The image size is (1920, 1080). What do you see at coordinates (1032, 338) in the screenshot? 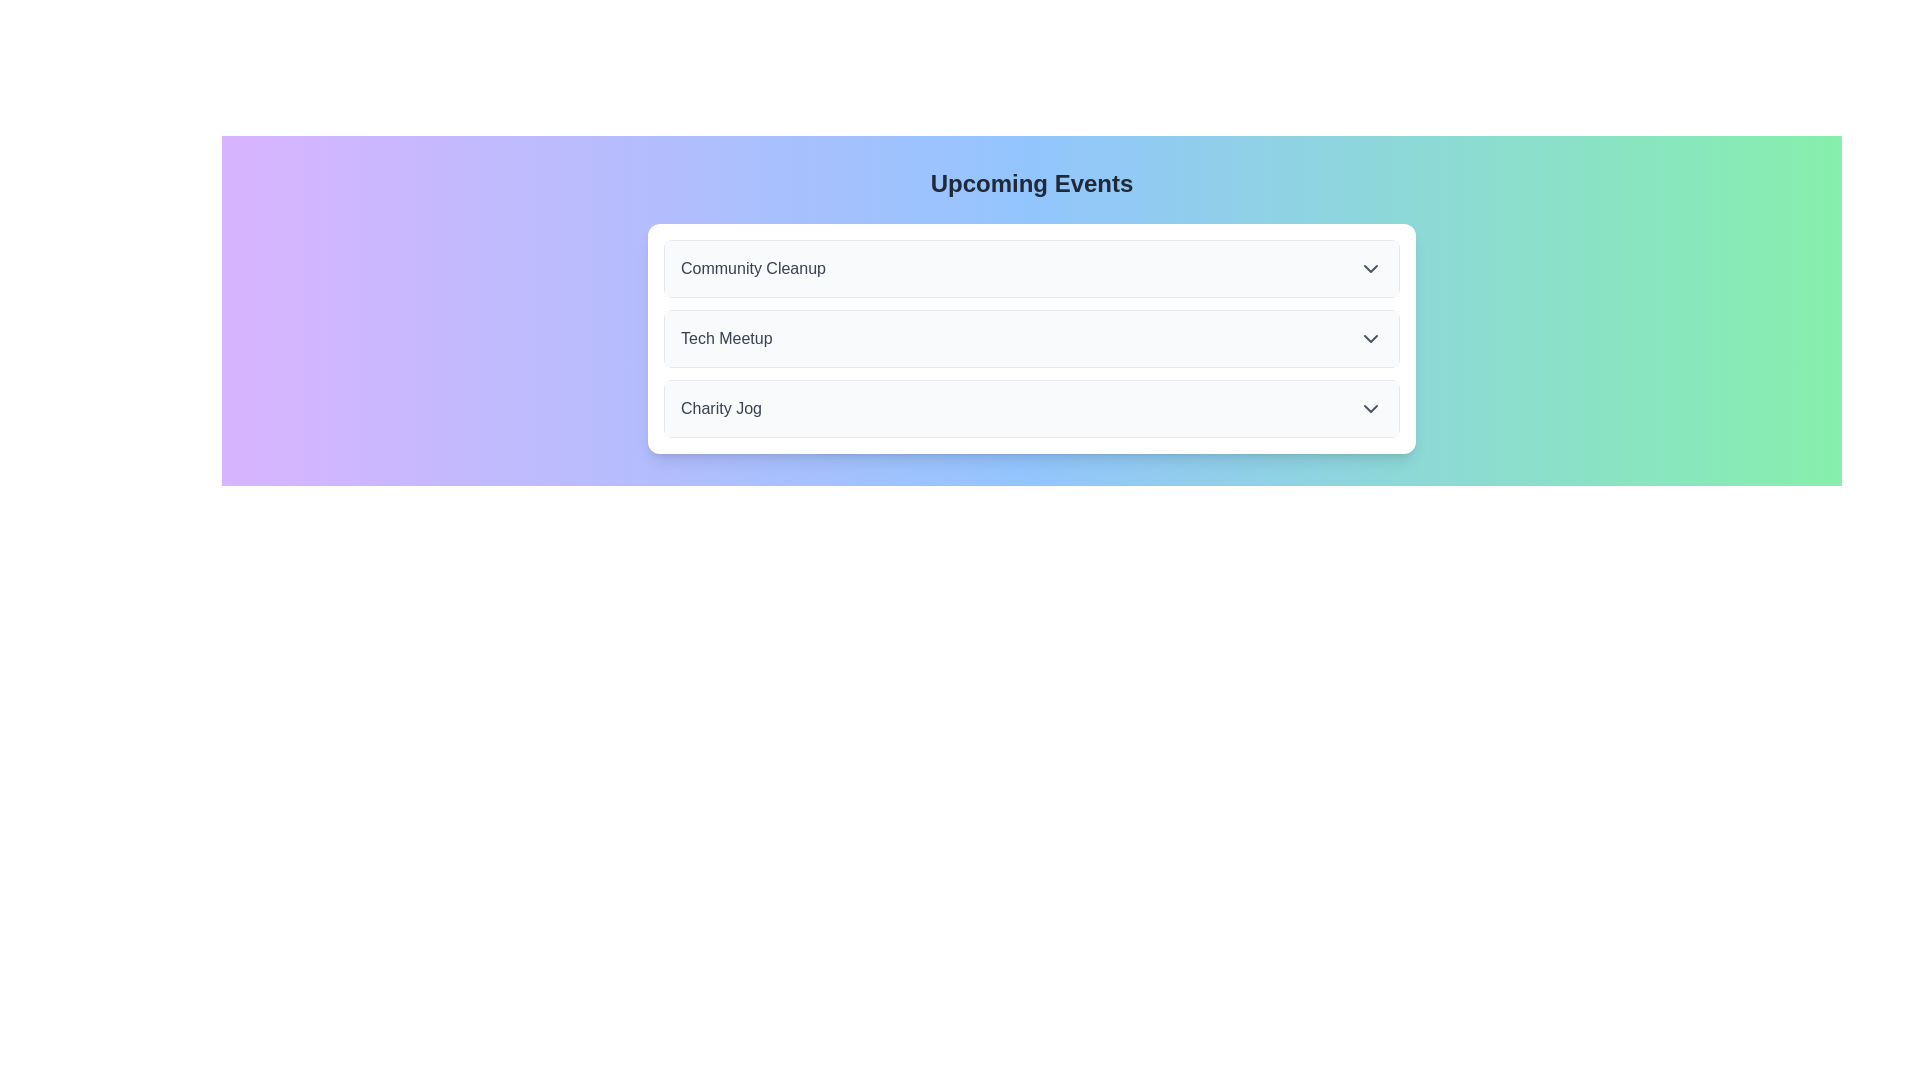
I see `the 'Tech Meetup' button, which is the second item in the 'Upcoming Events' list` at bounding box center [1032, 338].